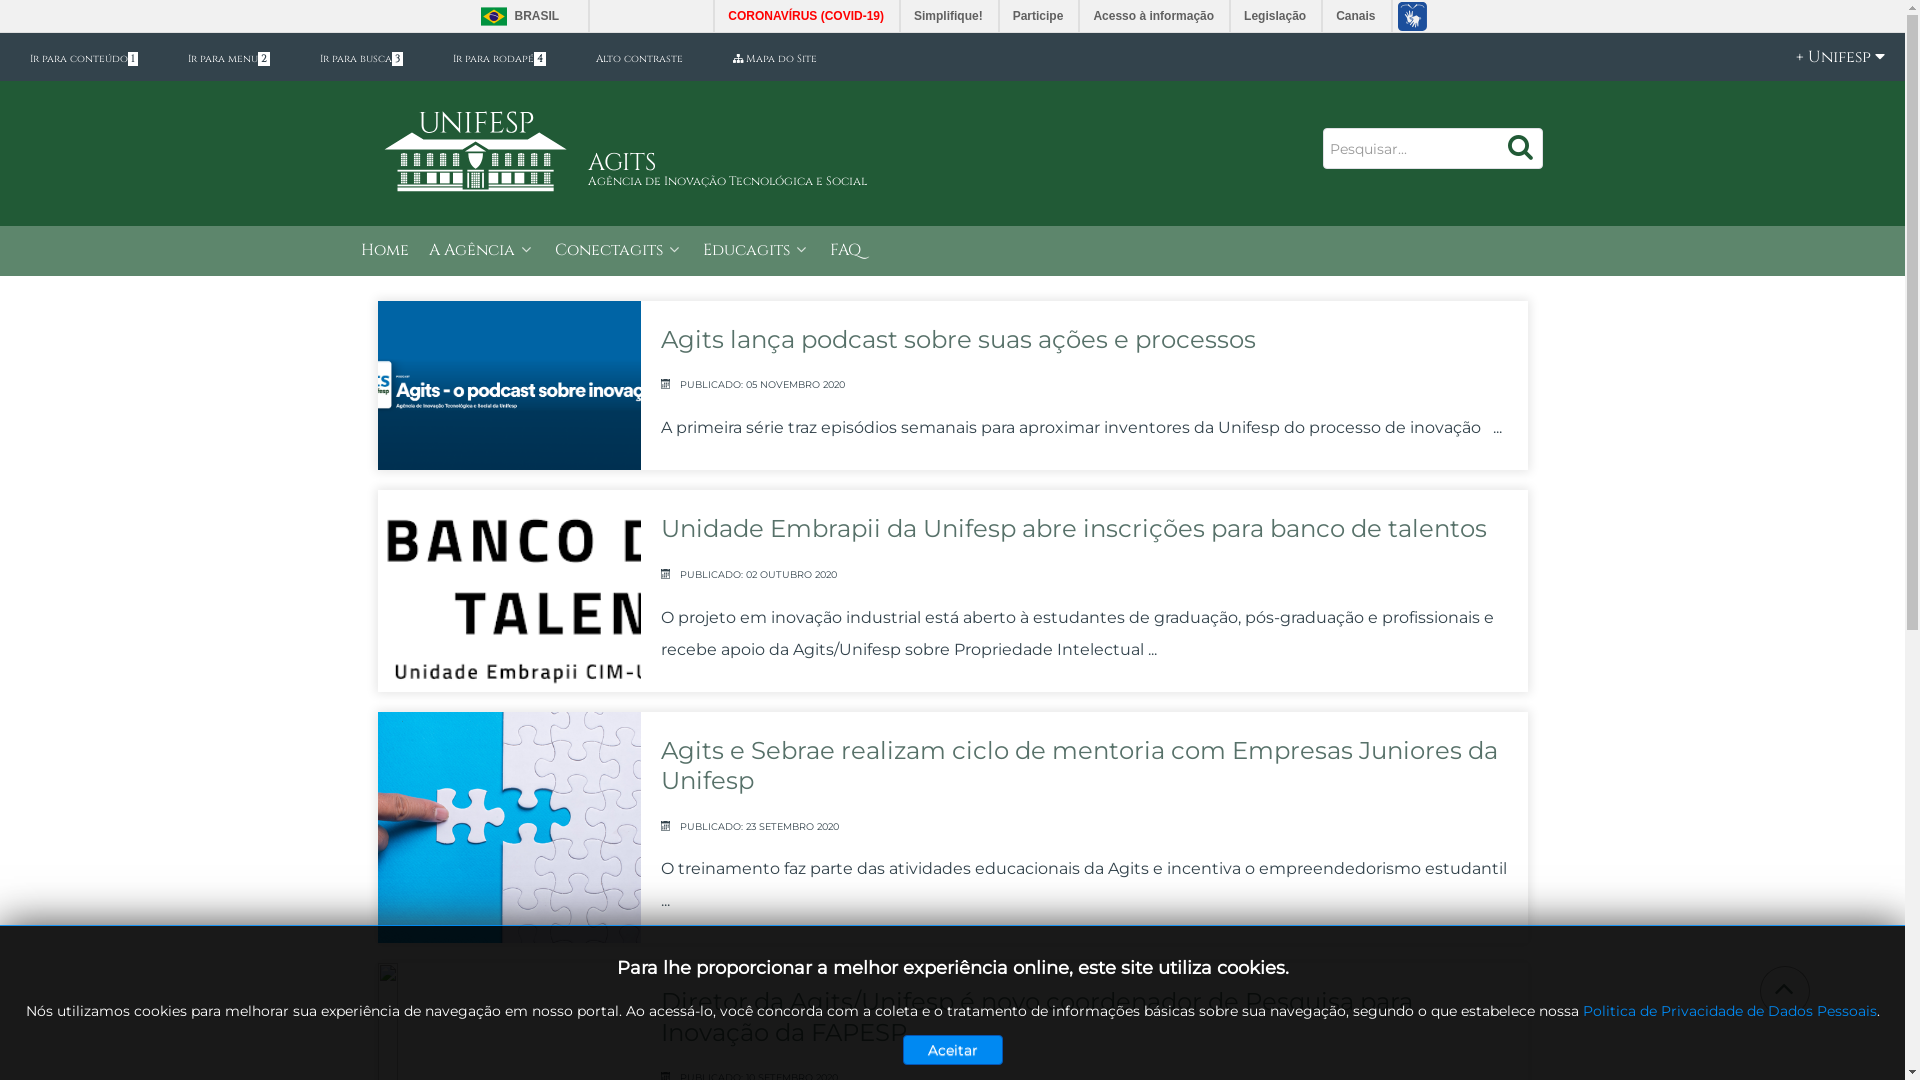  I want to click on '+ Unifesp', so click(1829, 56).